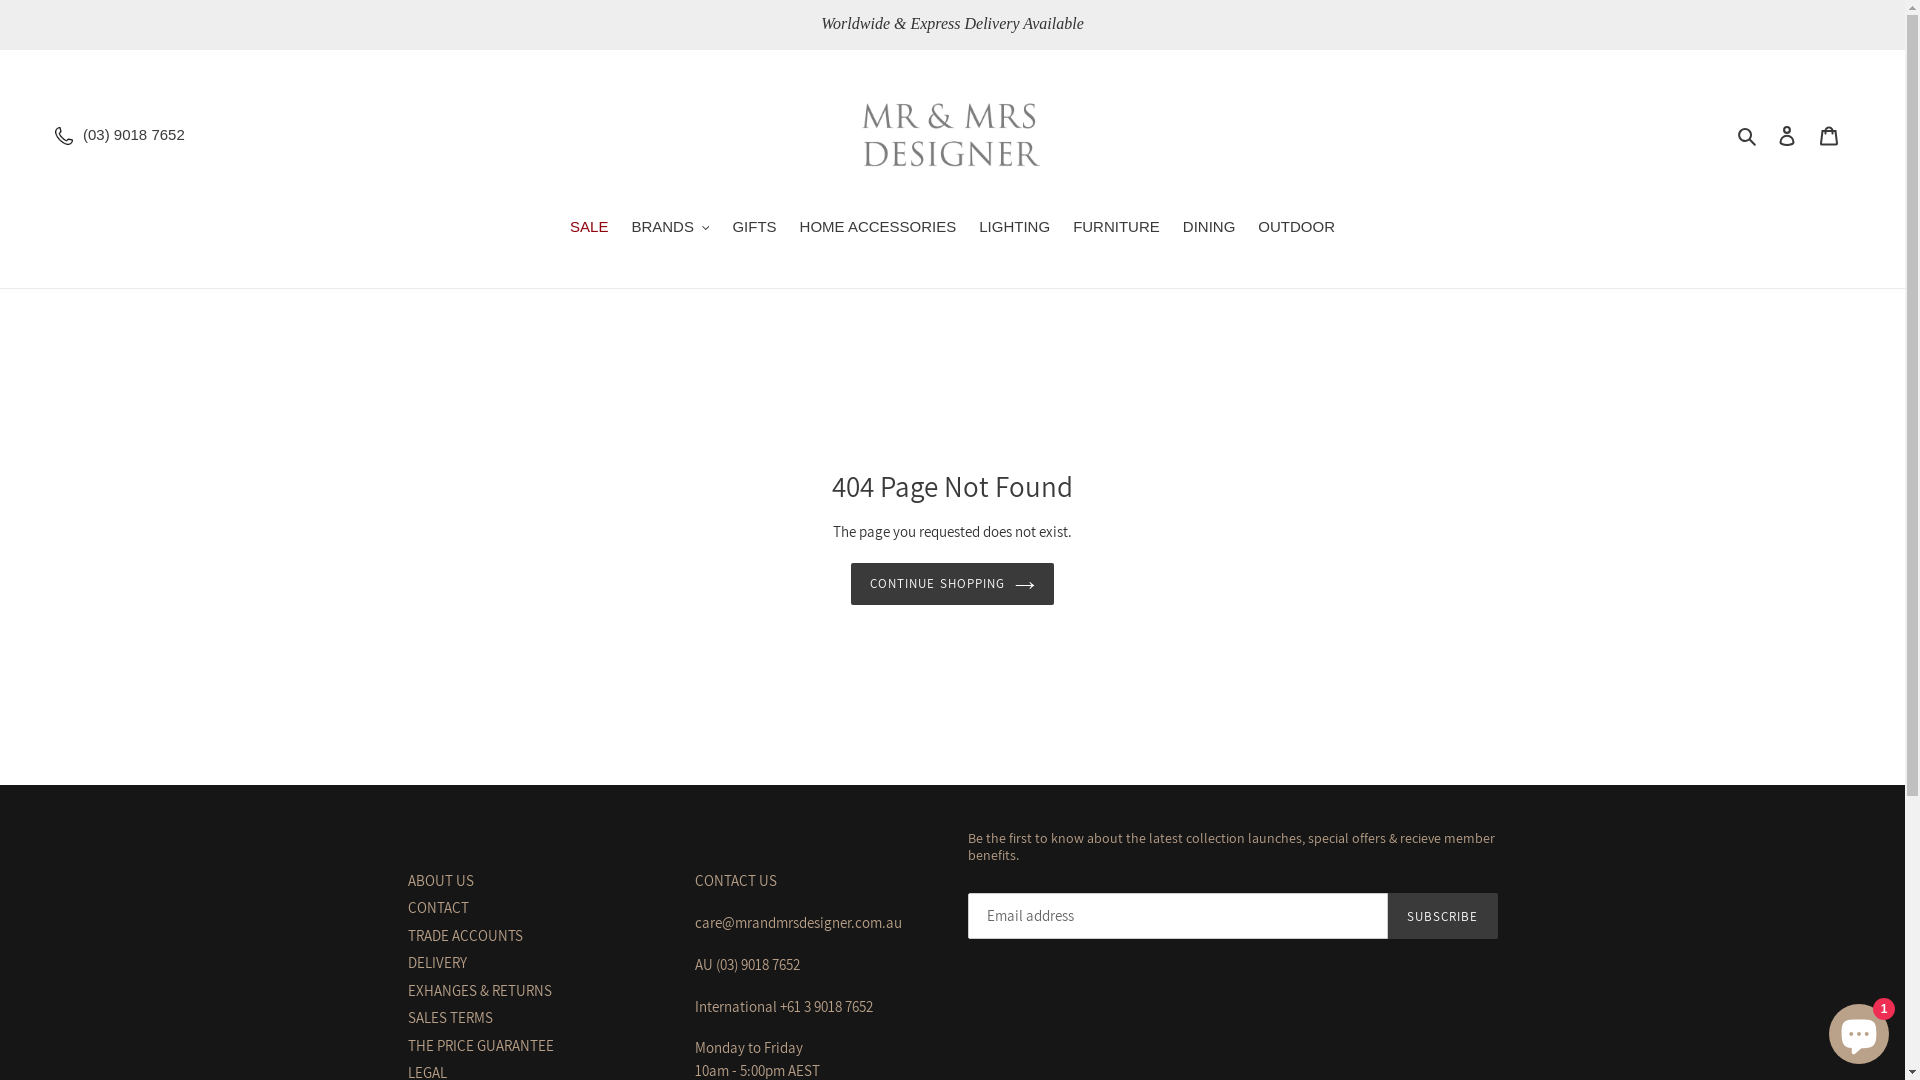 The image size is (1920, 1080). What do you see at coordinates (850, 583) in the screenshot?
I see `'CONTINUE SHOPPING'` at bounding box center [850, 583].